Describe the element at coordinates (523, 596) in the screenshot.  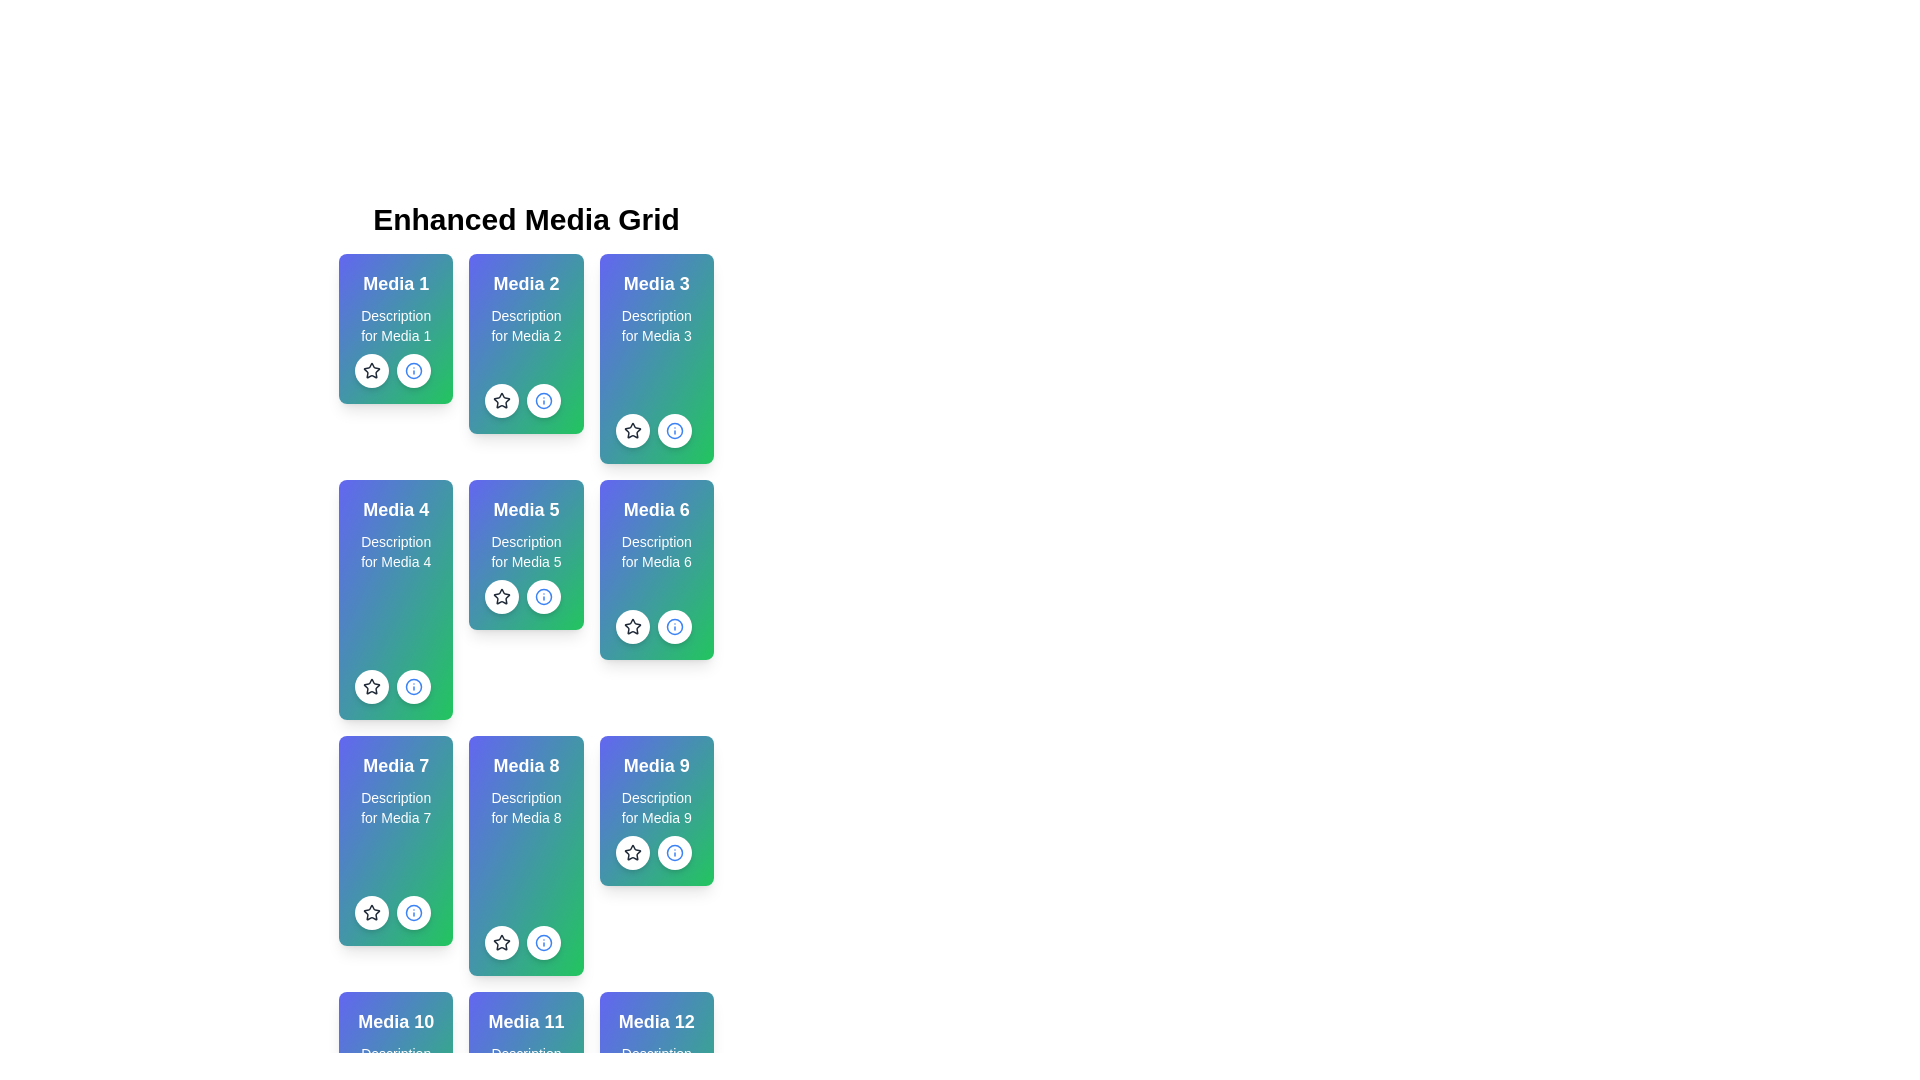
I see `the gray star outline icon at the bottom-left corner of the 'Media 5' card to mark it as a favorite` at that location.